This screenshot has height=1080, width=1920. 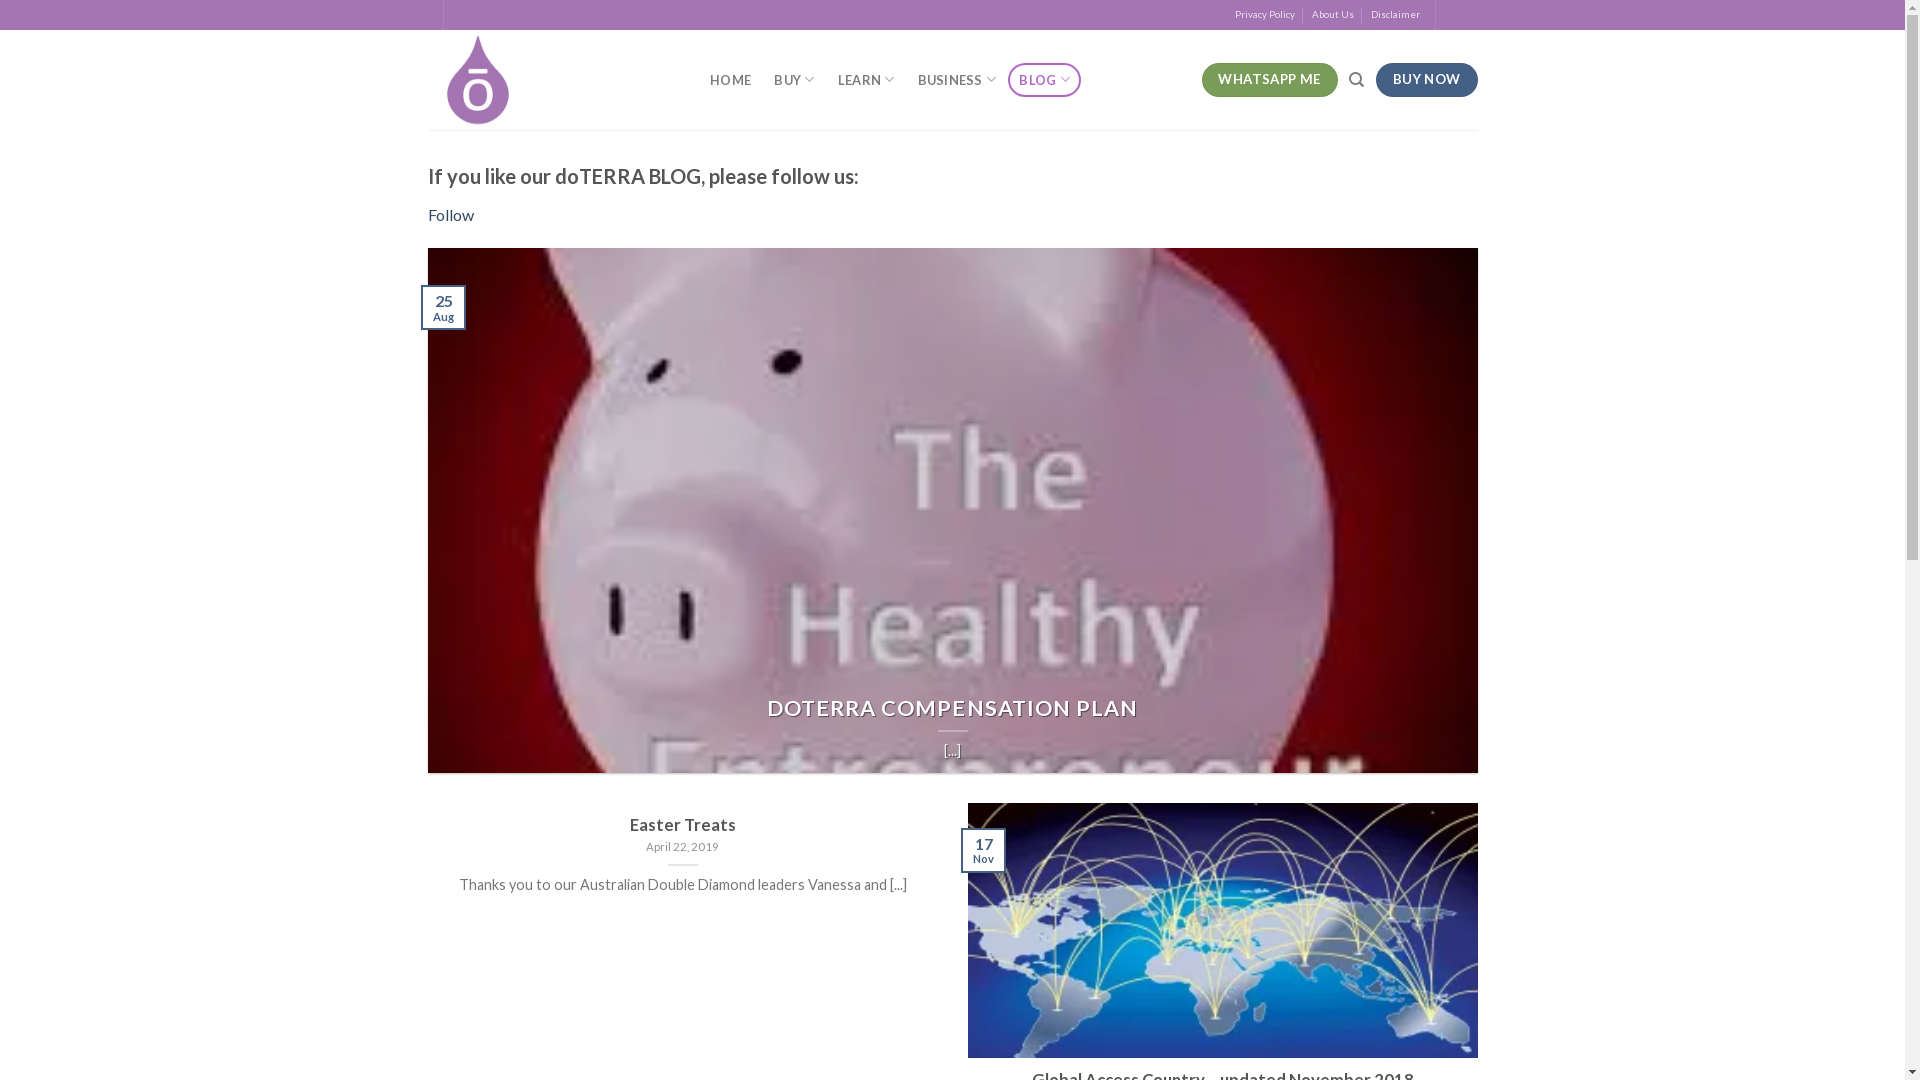 I want to click on 'Follow', so click(x=450, y=214).